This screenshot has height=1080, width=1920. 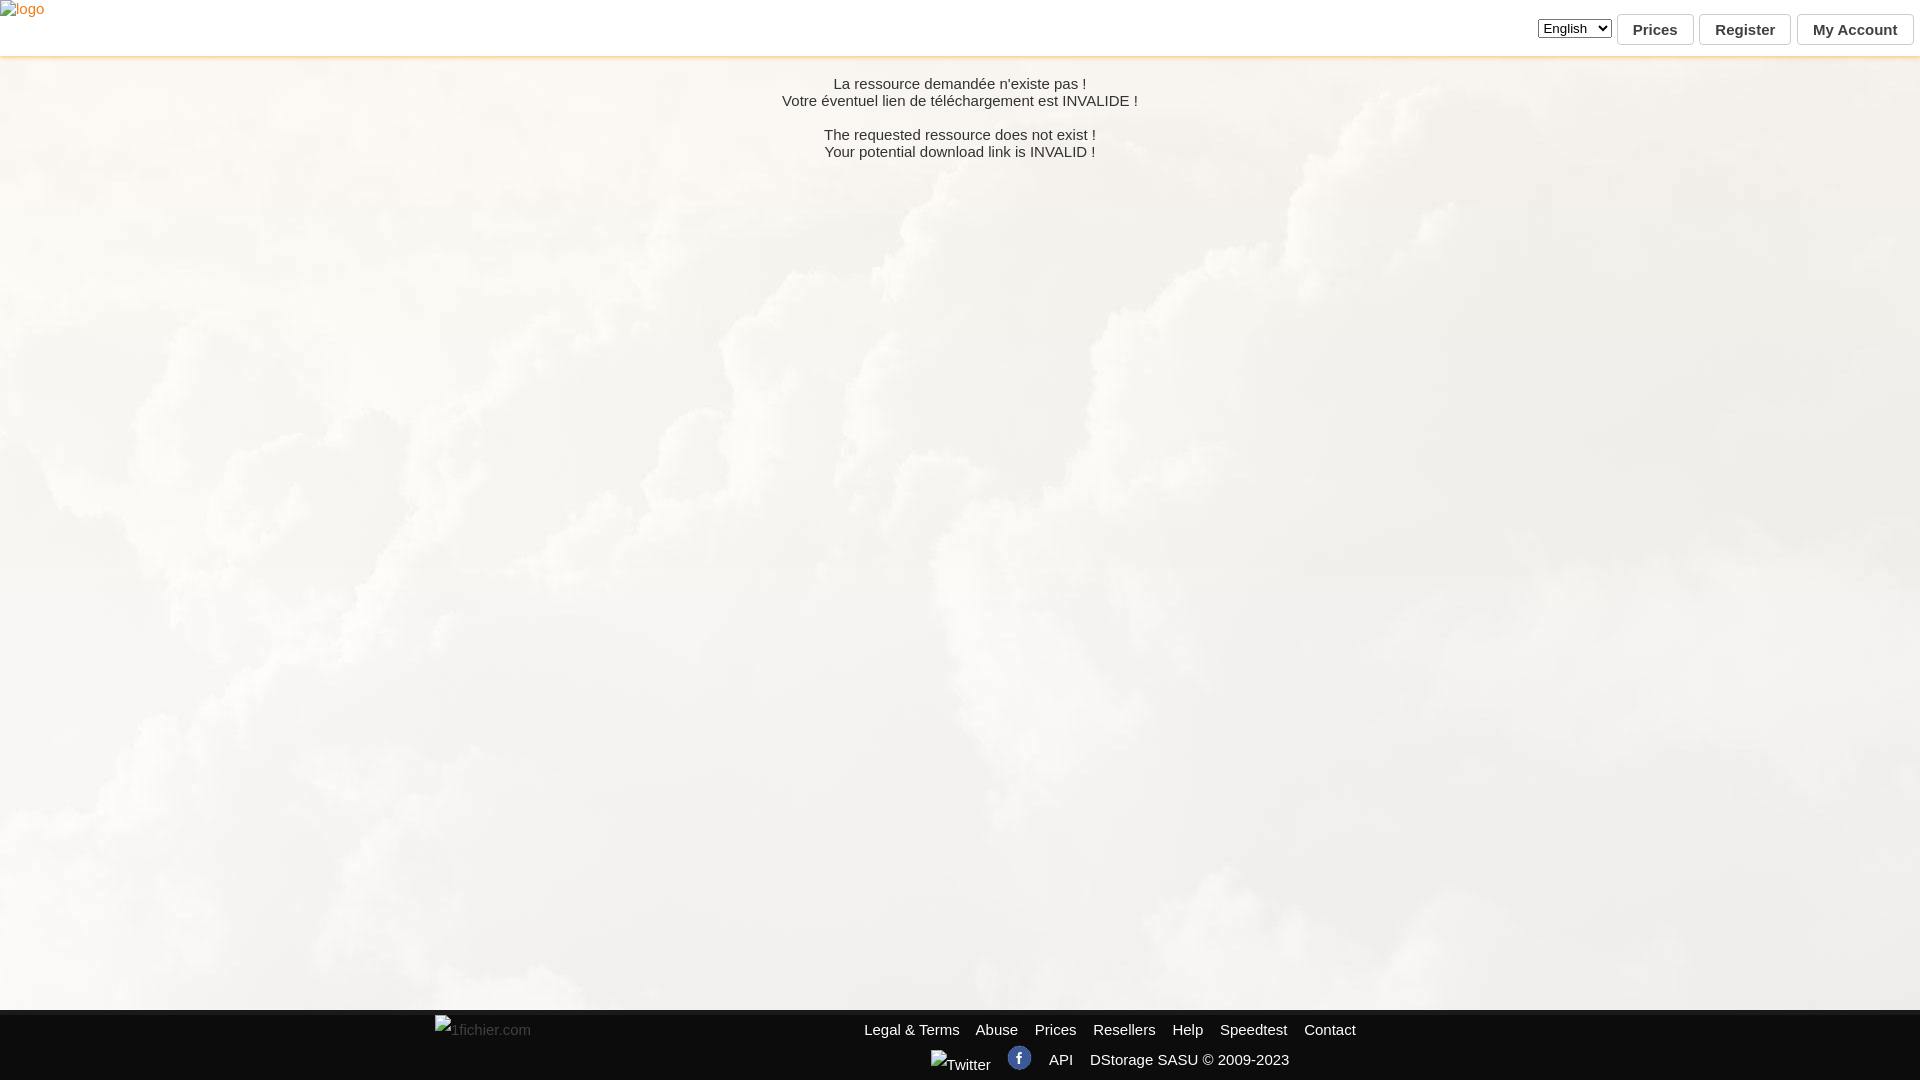 I want to click on 'Prices', so click(x=1617, y=29).